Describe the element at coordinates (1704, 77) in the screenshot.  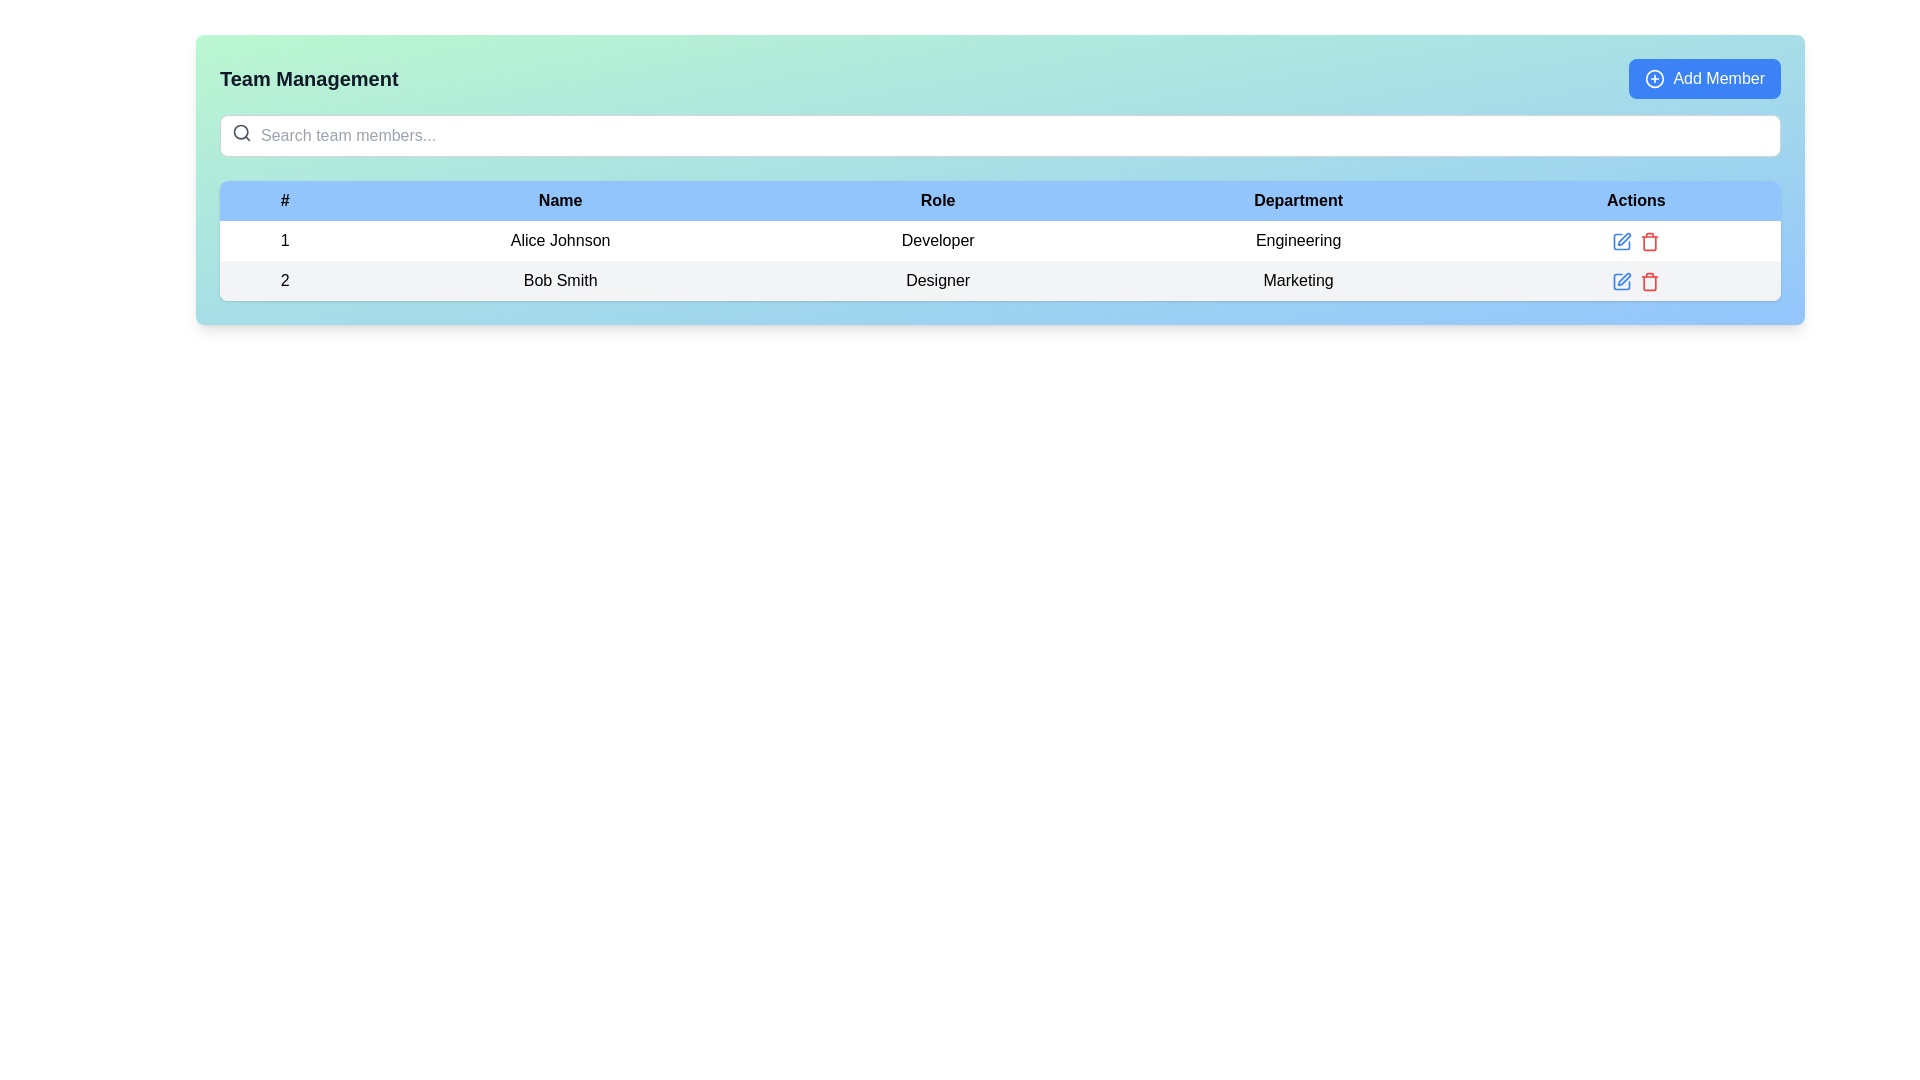
I see `the 'Add Member' button, which has a blue background, white text, and a plus icon` at that location.